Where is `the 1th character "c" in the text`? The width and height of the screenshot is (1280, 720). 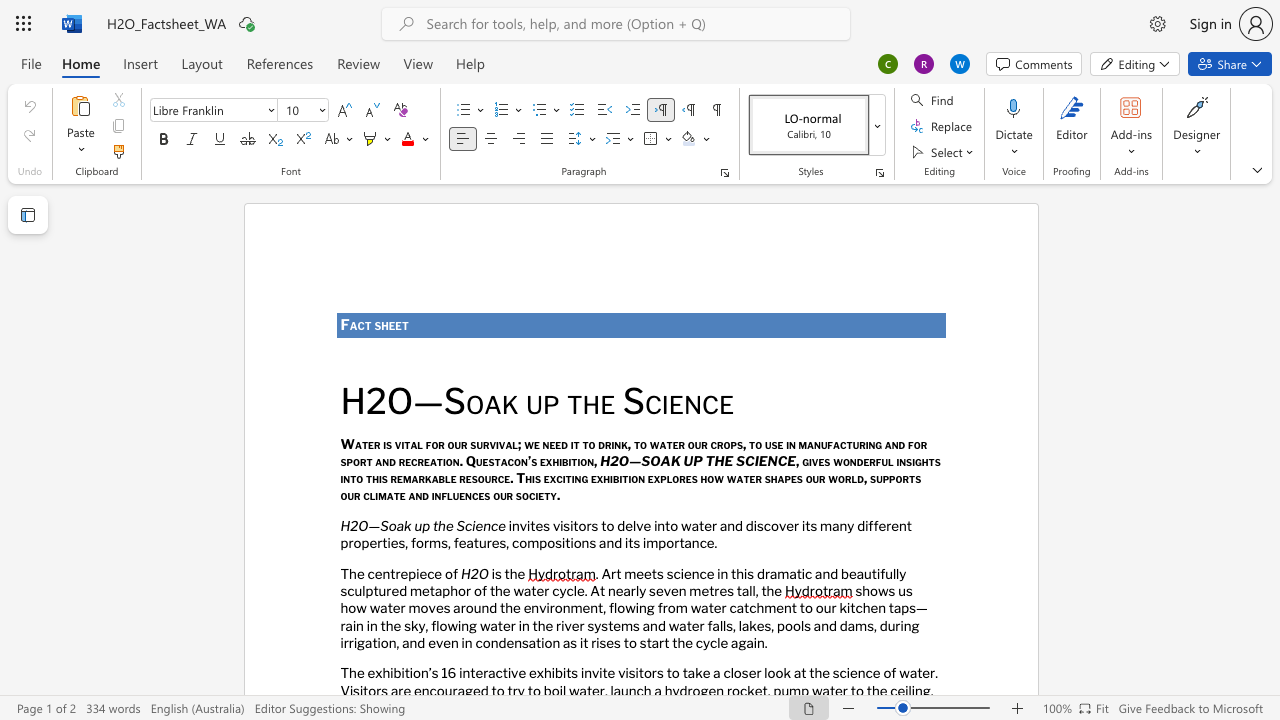 the 1th character "c" in the text is located at coordinates (677, 573).